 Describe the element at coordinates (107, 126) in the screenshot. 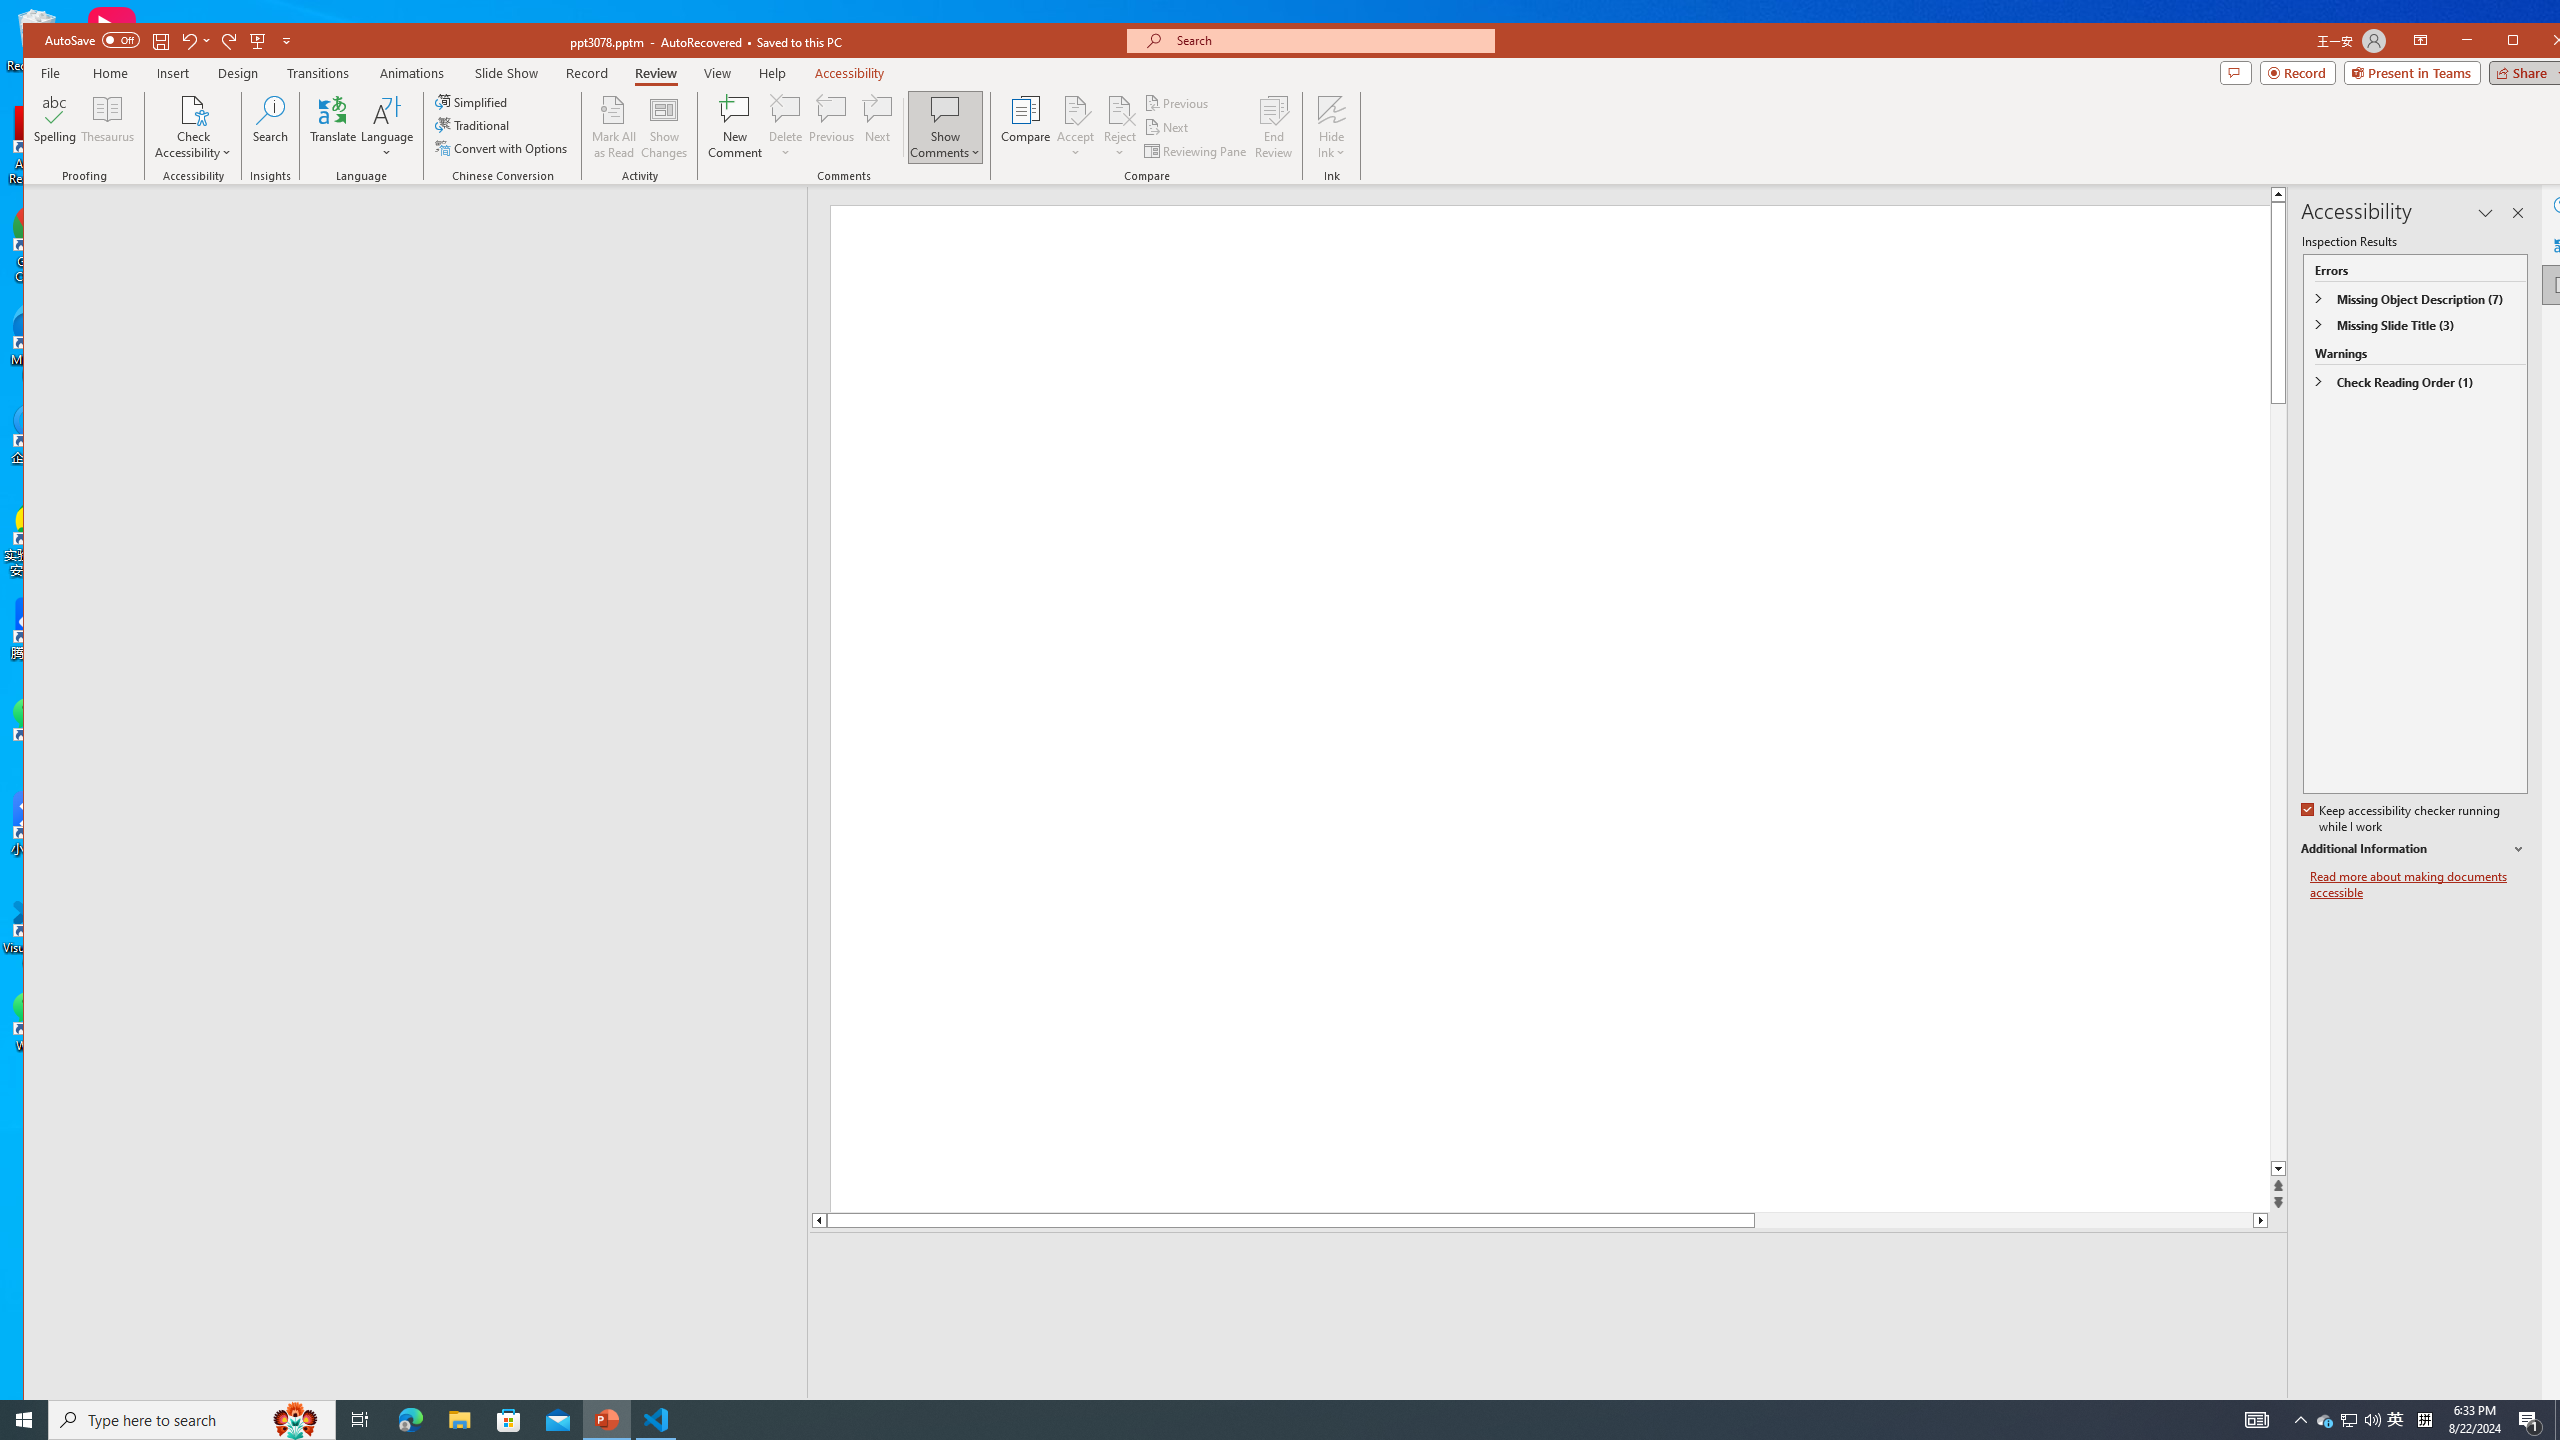

I see `'Thesaurus...'` at that location.